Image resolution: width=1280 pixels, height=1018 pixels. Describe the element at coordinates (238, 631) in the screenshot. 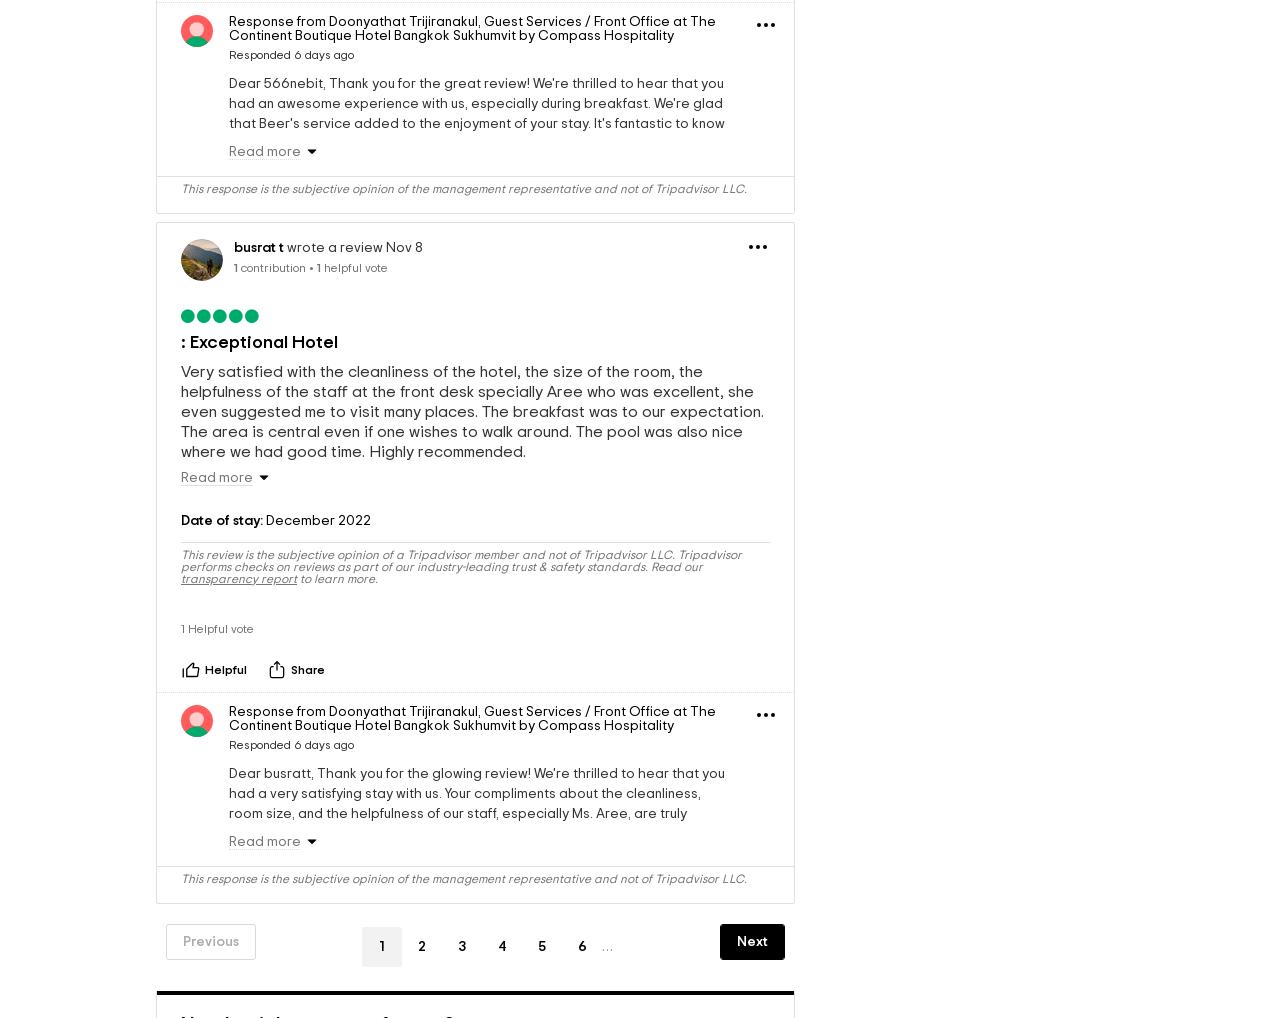

I see `'transparency report'` at that location.